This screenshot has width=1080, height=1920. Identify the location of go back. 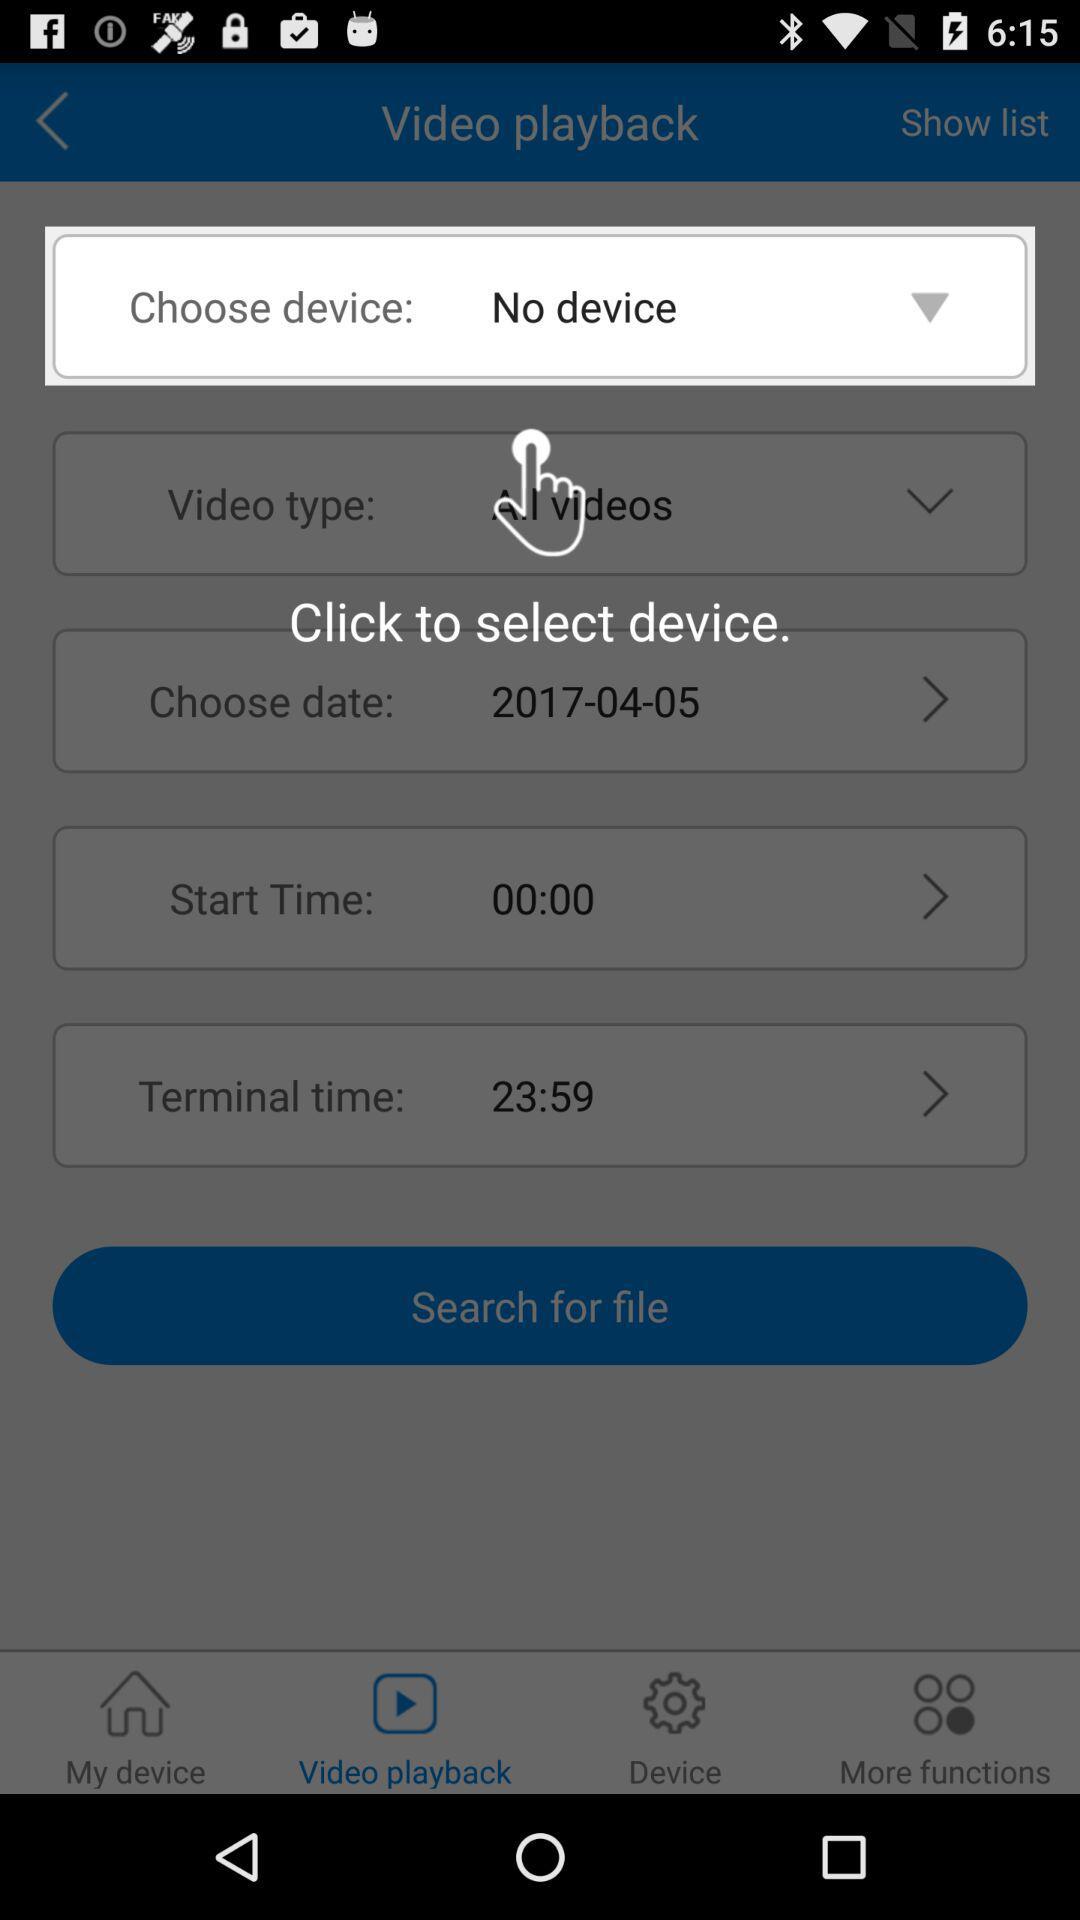
(58, 121).